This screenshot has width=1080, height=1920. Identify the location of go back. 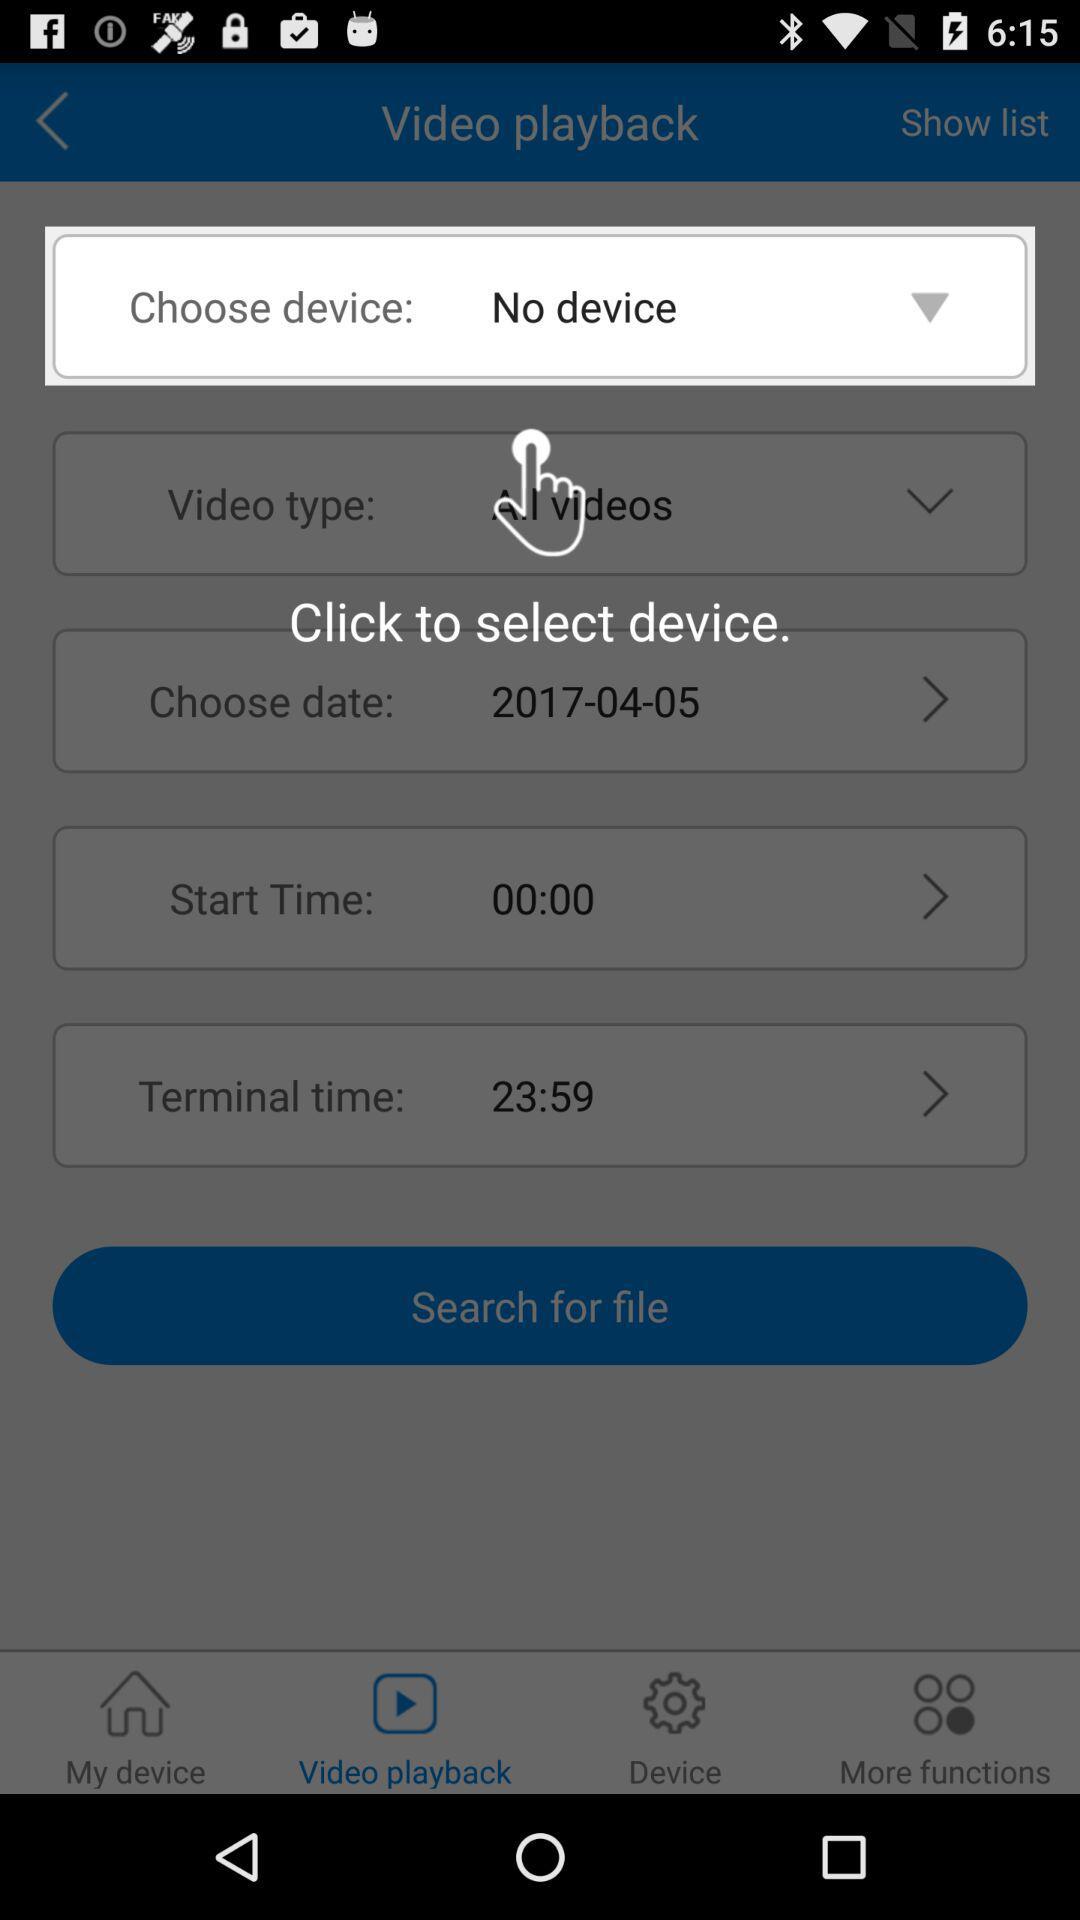
(58, 121).